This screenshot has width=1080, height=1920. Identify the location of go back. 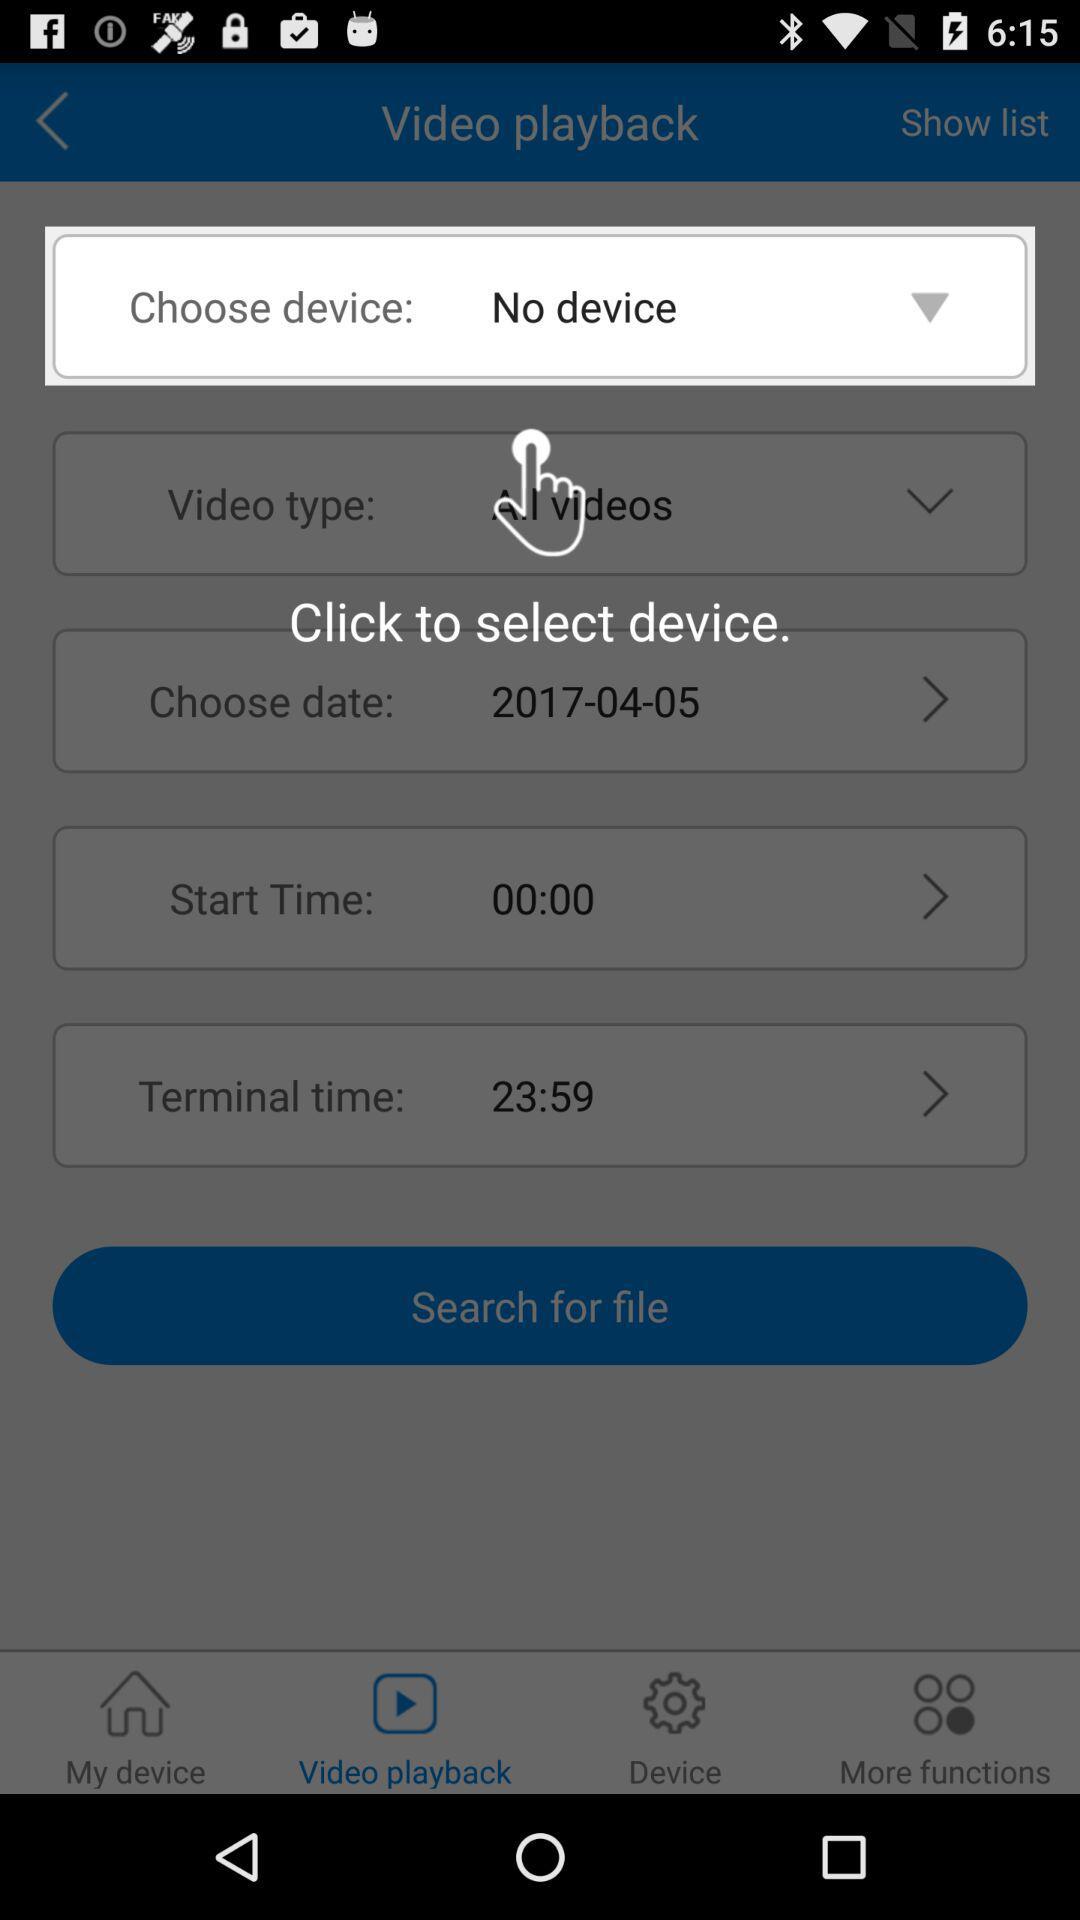
(58, 121).